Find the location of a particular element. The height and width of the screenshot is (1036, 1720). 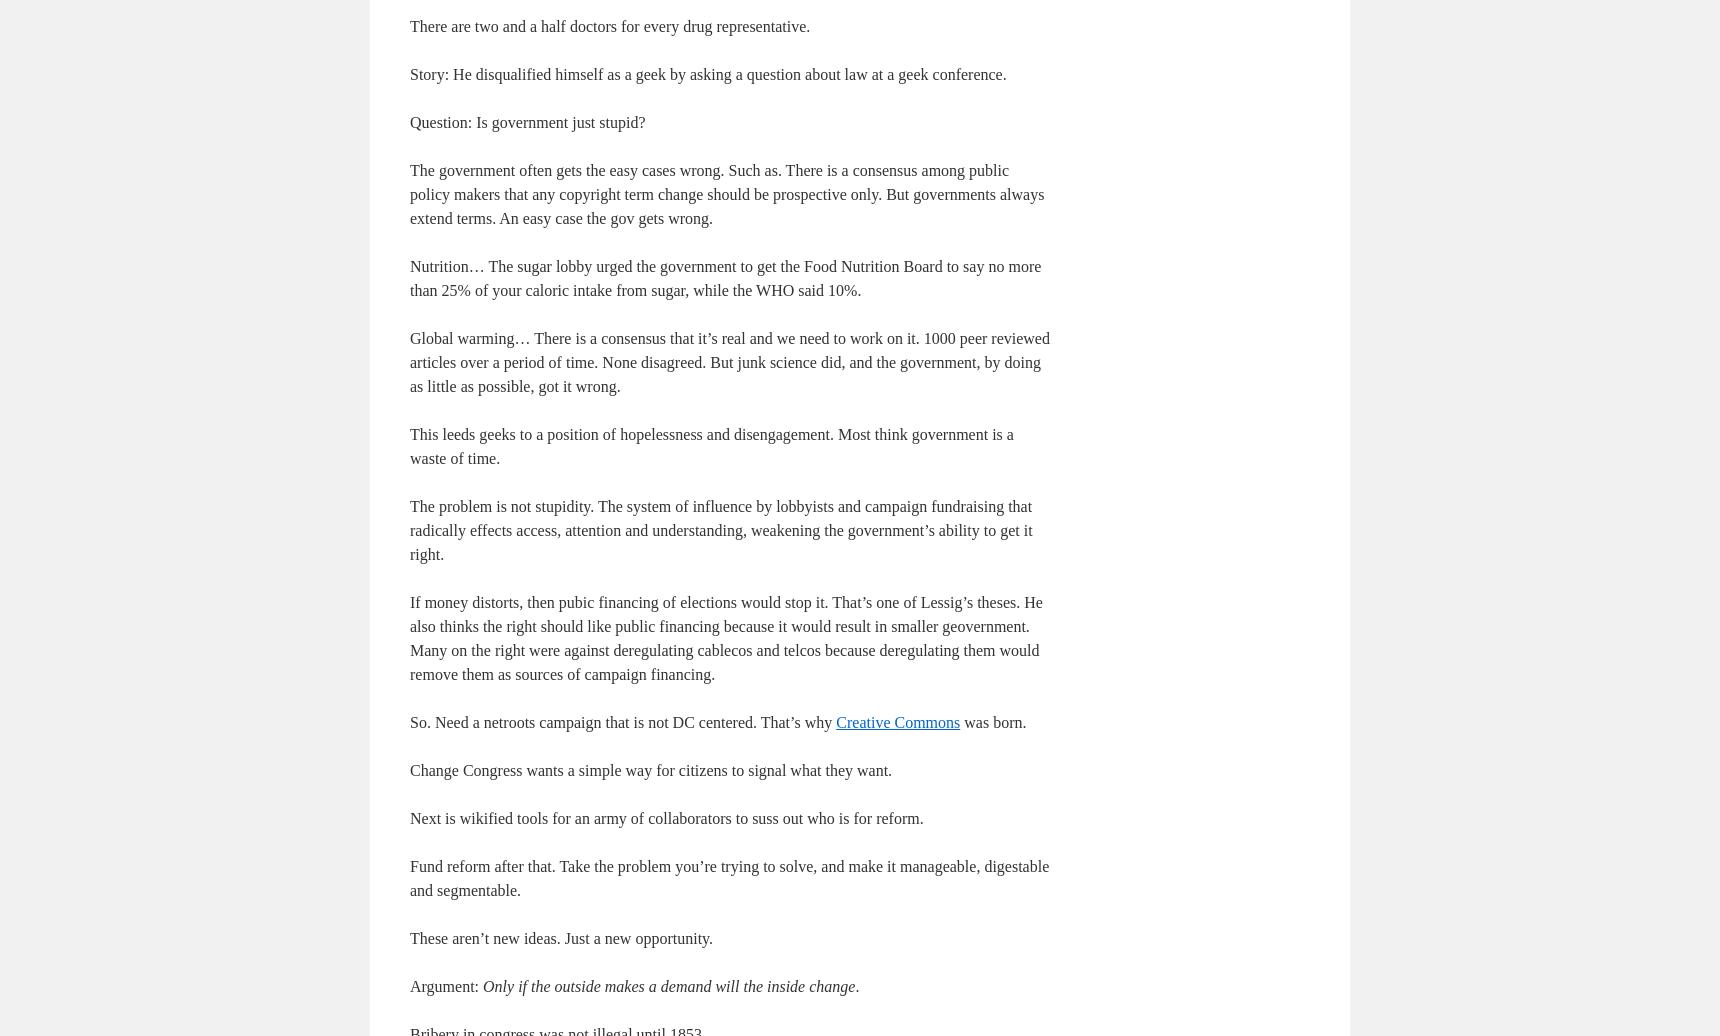

'Fund reform after that. Take the problem you’re trying to solve, and make it manageable, digestable and segmentable.' is located at coordinates (410, 877).